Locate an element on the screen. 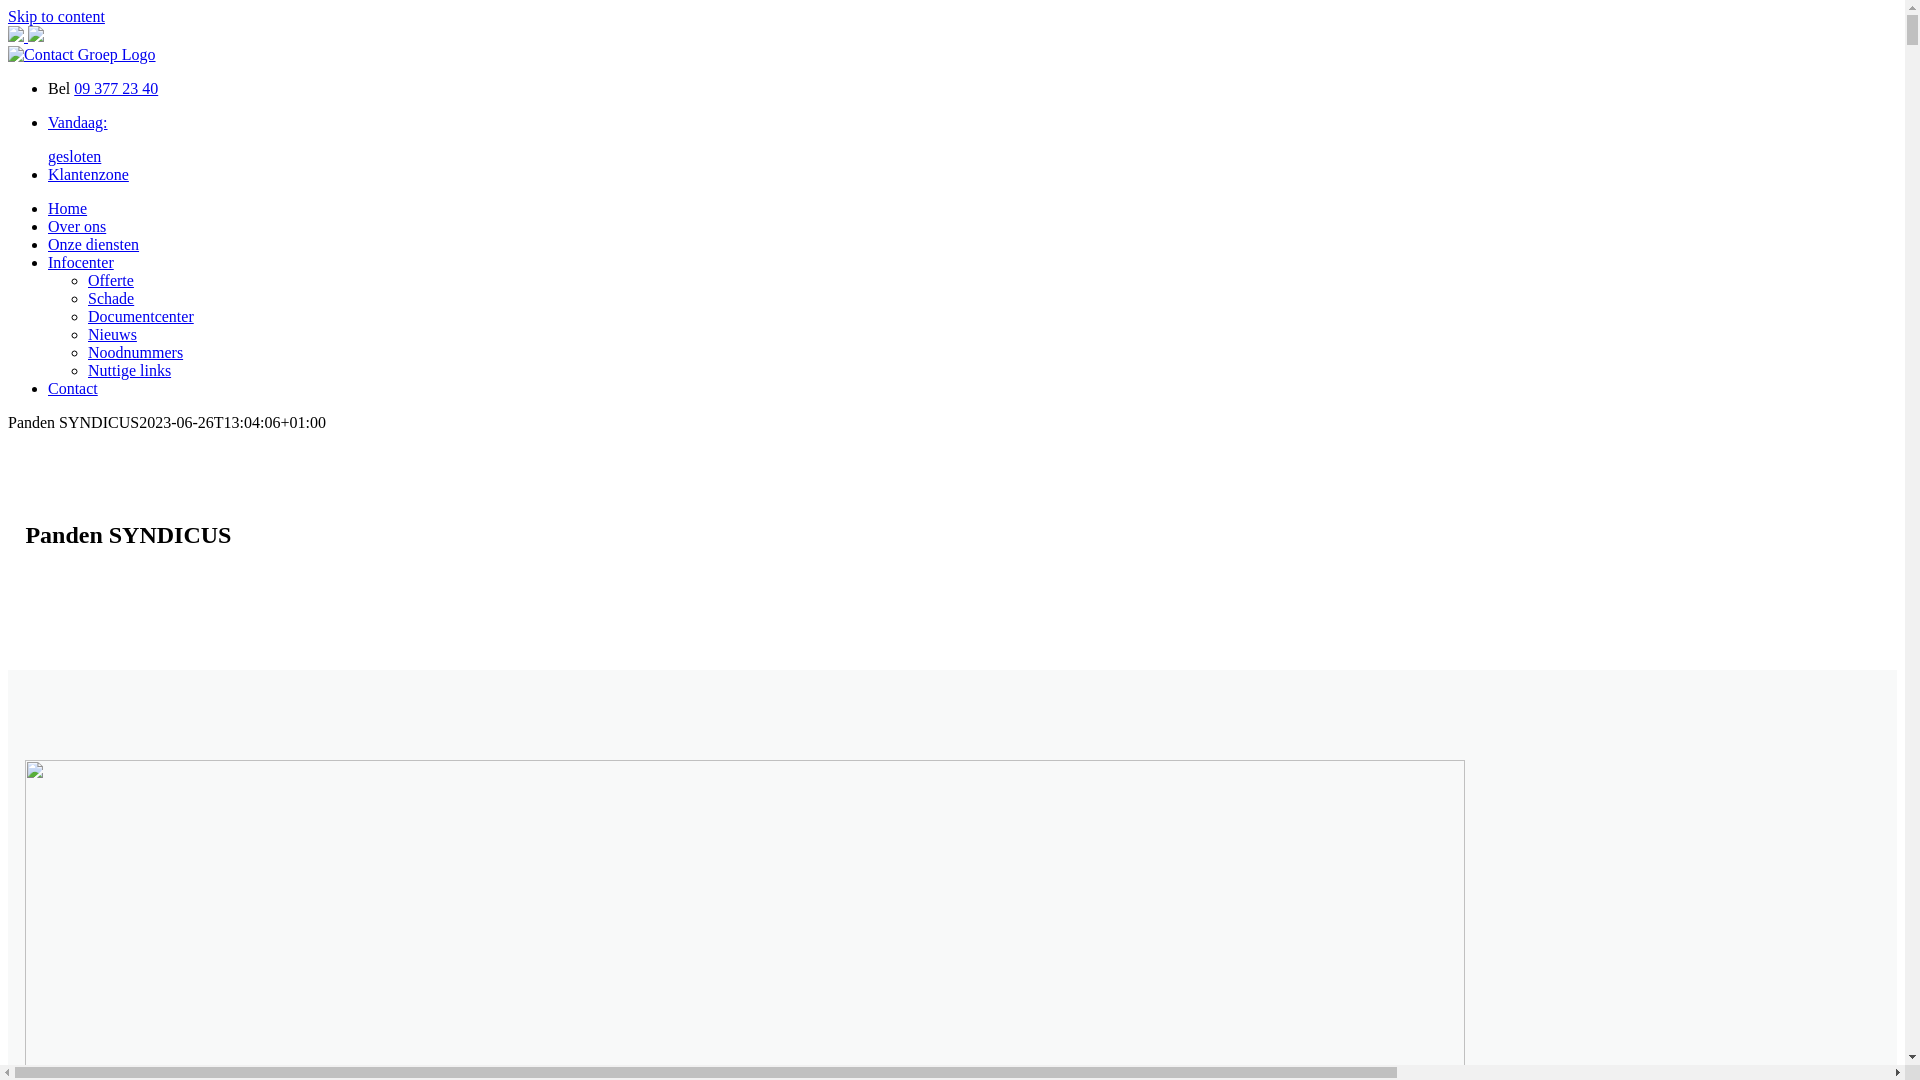  'Over ons' is located at coordinates (48, 225).